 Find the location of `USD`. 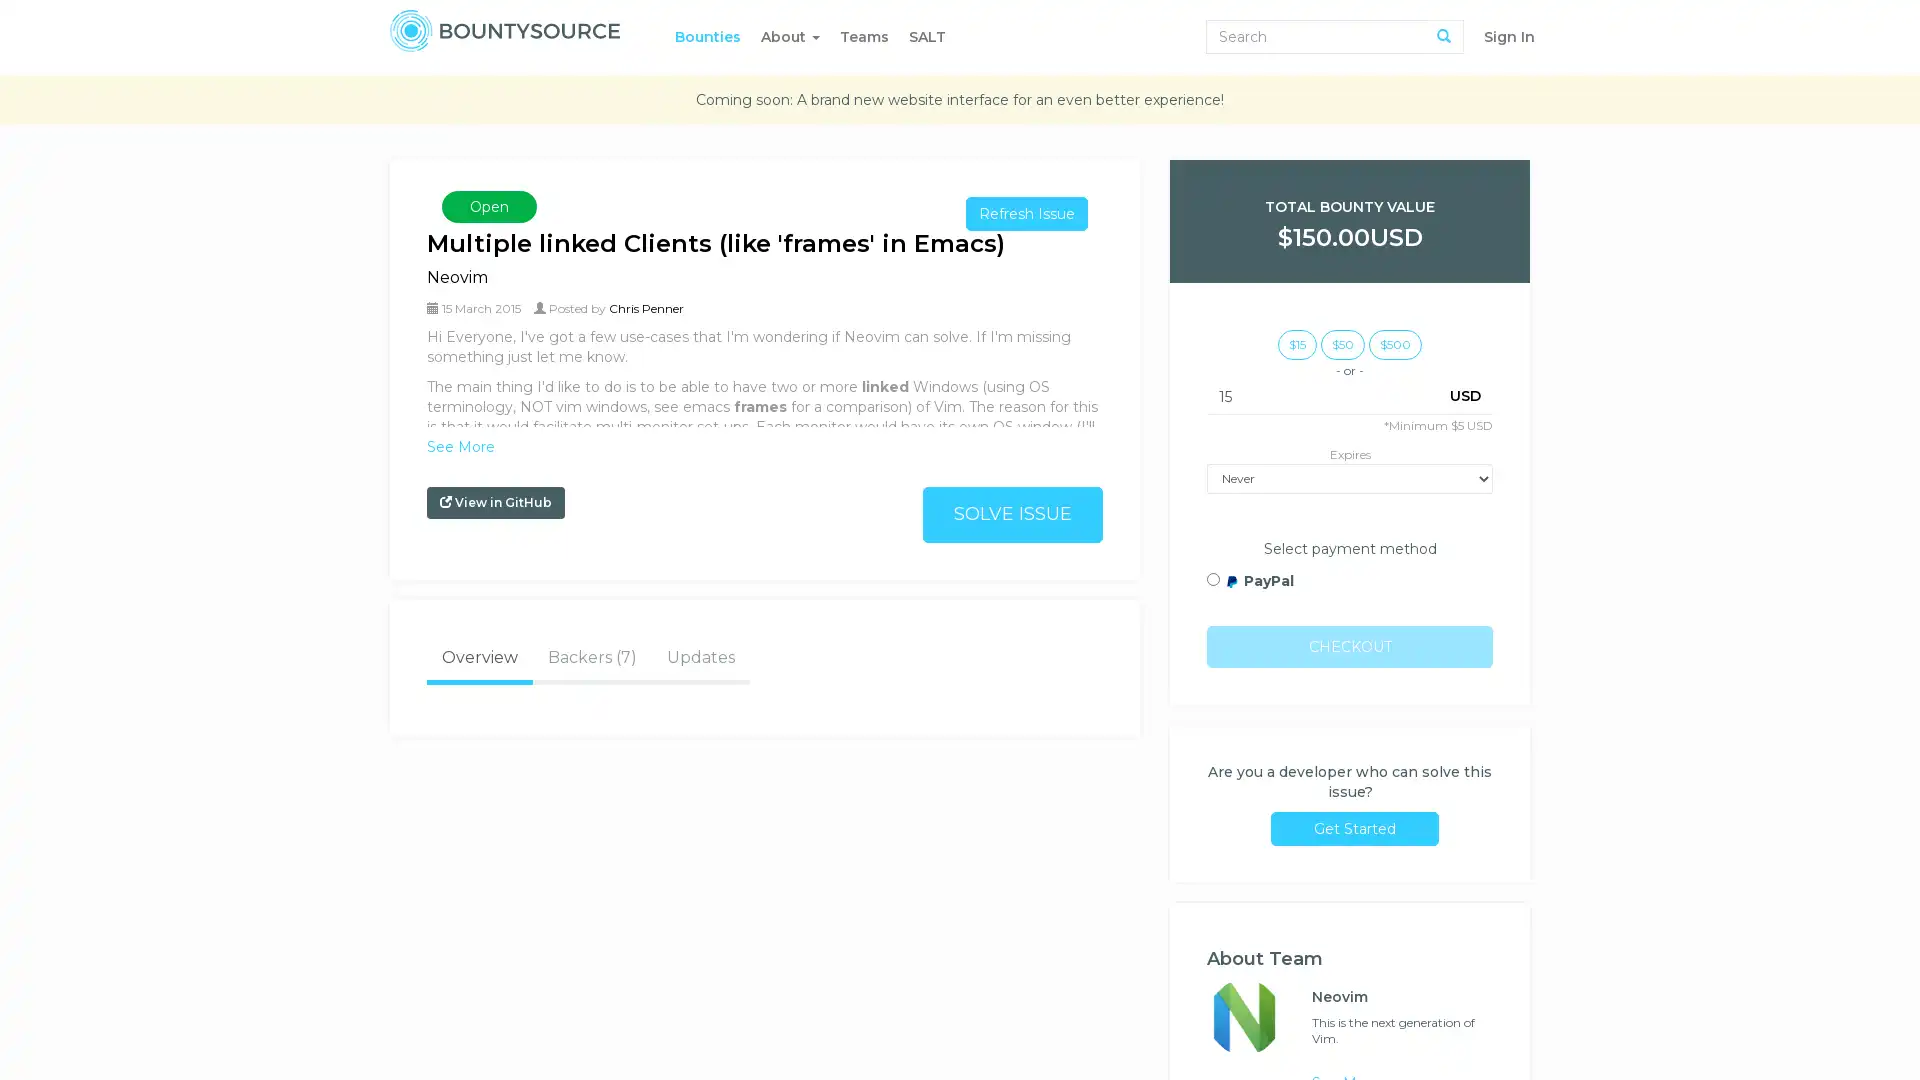

USD is located at coordinates (1465, 394).